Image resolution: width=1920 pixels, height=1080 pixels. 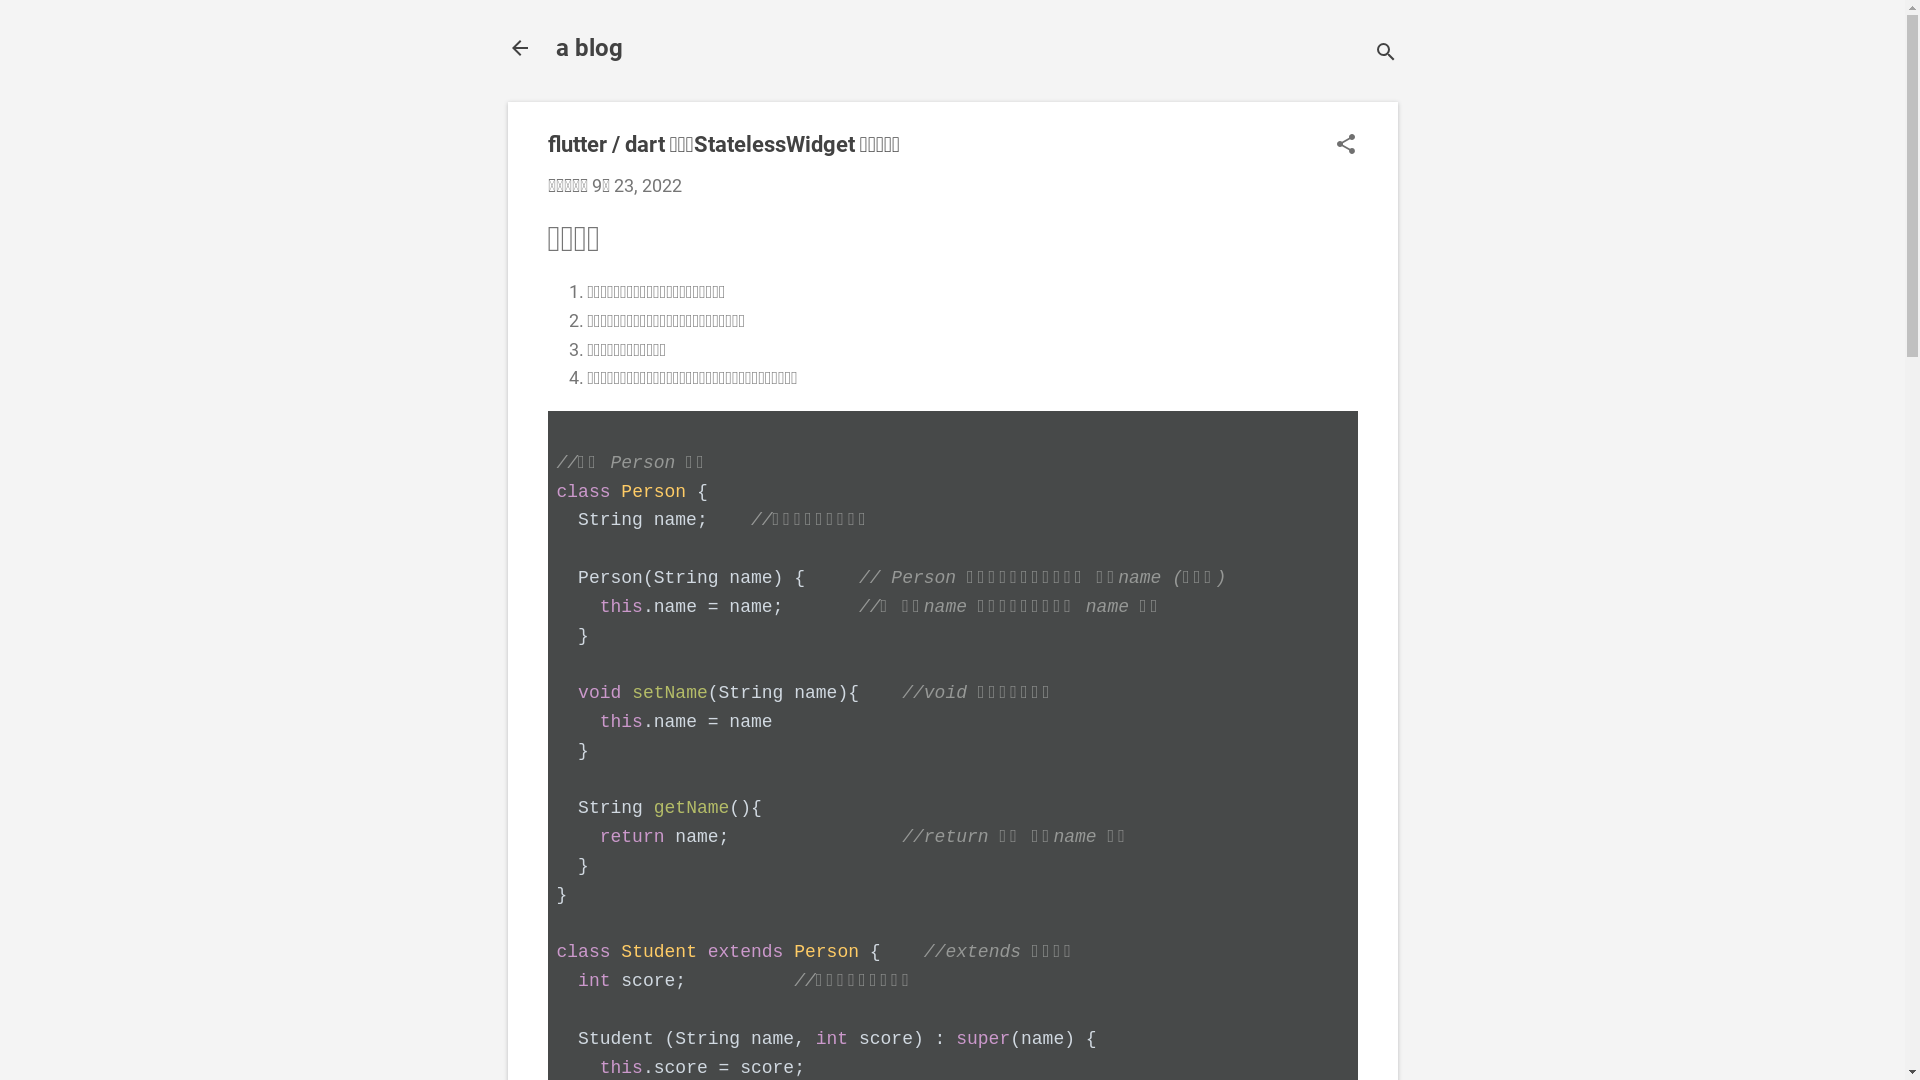 What do you see at coordinates (588, 46) in the screenshot?
I see `'a blog'` at bounding box center [588, 46].